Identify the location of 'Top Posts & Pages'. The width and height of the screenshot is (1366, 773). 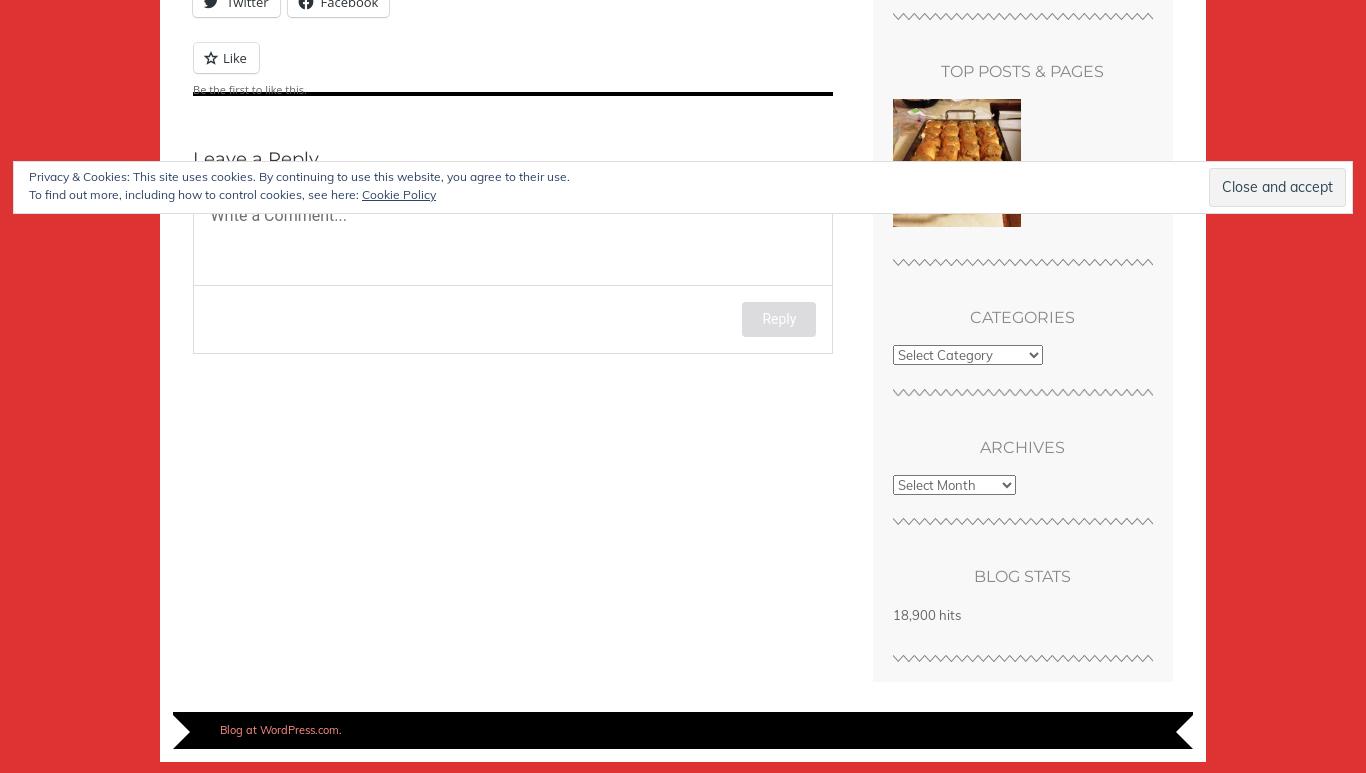
(1022, 69).